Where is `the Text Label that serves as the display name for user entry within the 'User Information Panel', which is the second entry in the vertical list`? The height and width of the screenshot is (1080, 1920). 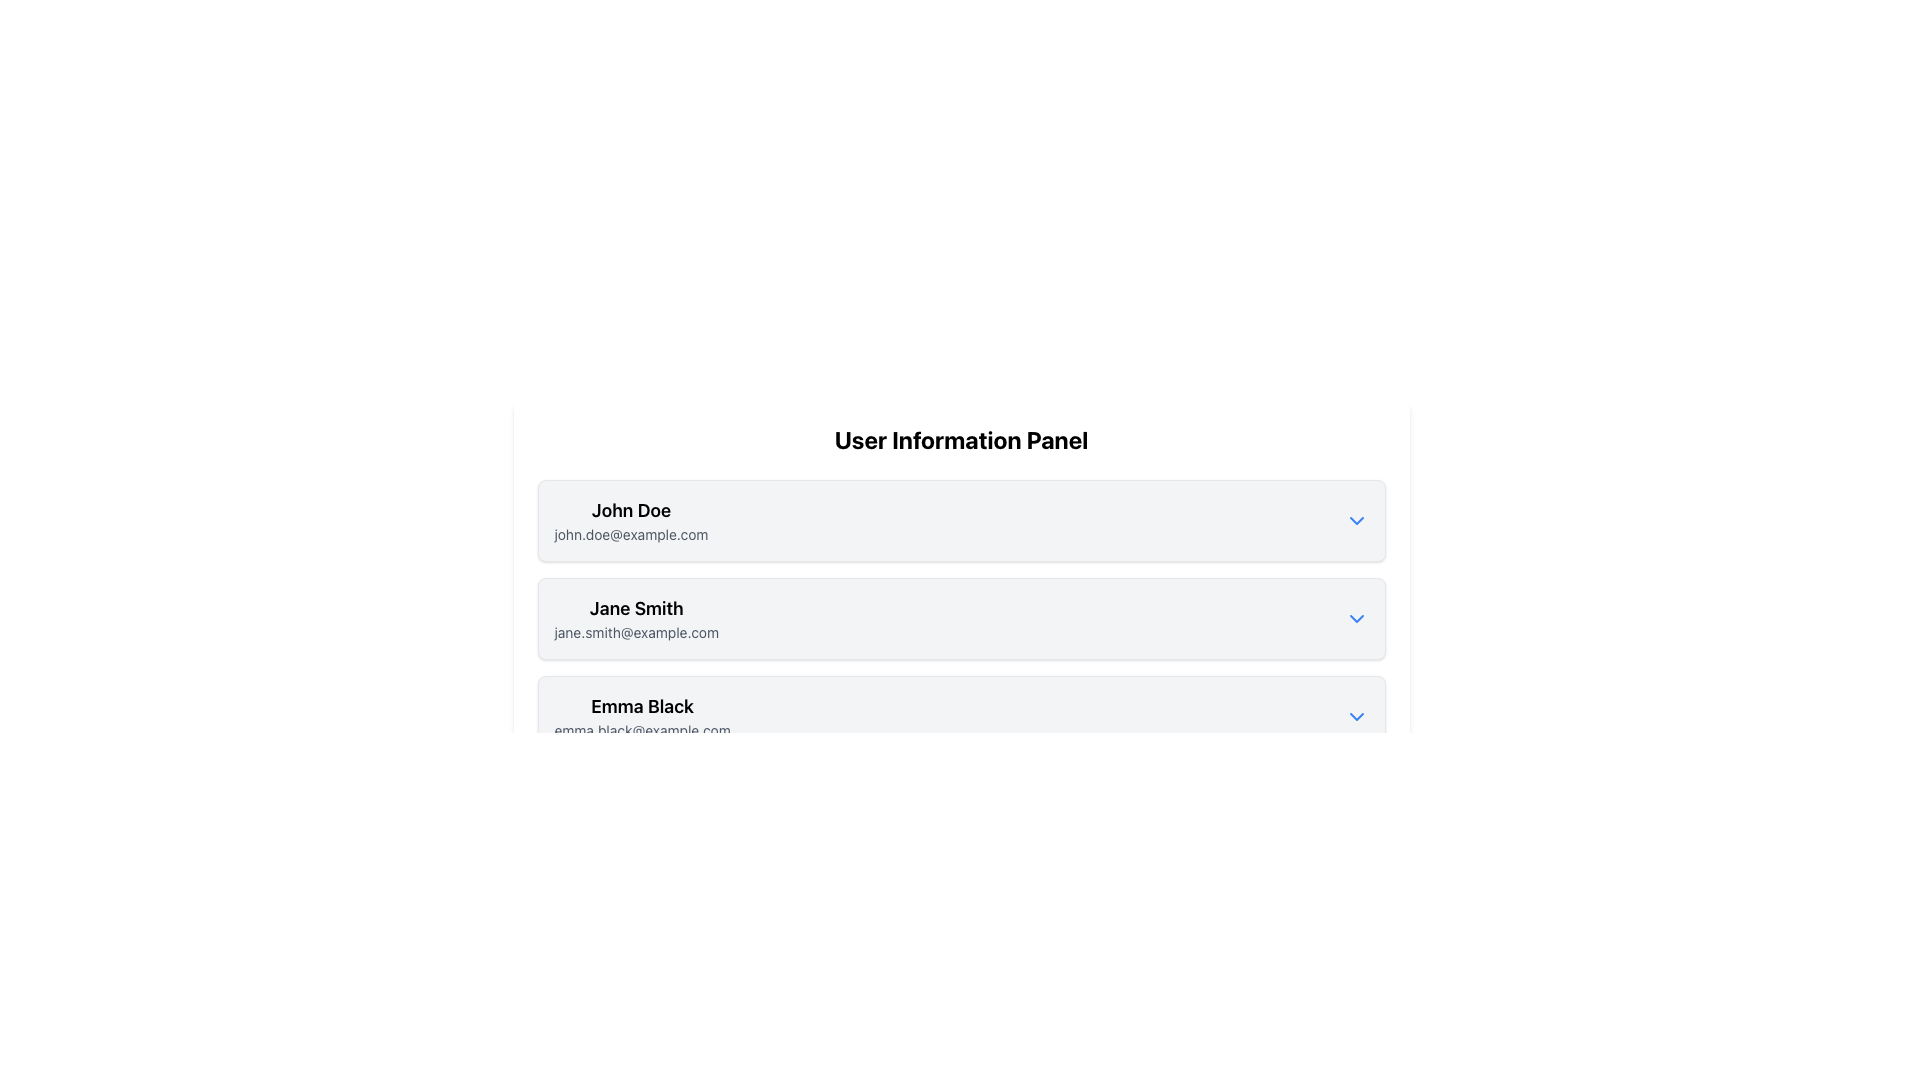
the Text Label that serves as the display name for user entry within the 'User Information Panel', which is the second entry in the vertical list is located at coordinates (635, 608).